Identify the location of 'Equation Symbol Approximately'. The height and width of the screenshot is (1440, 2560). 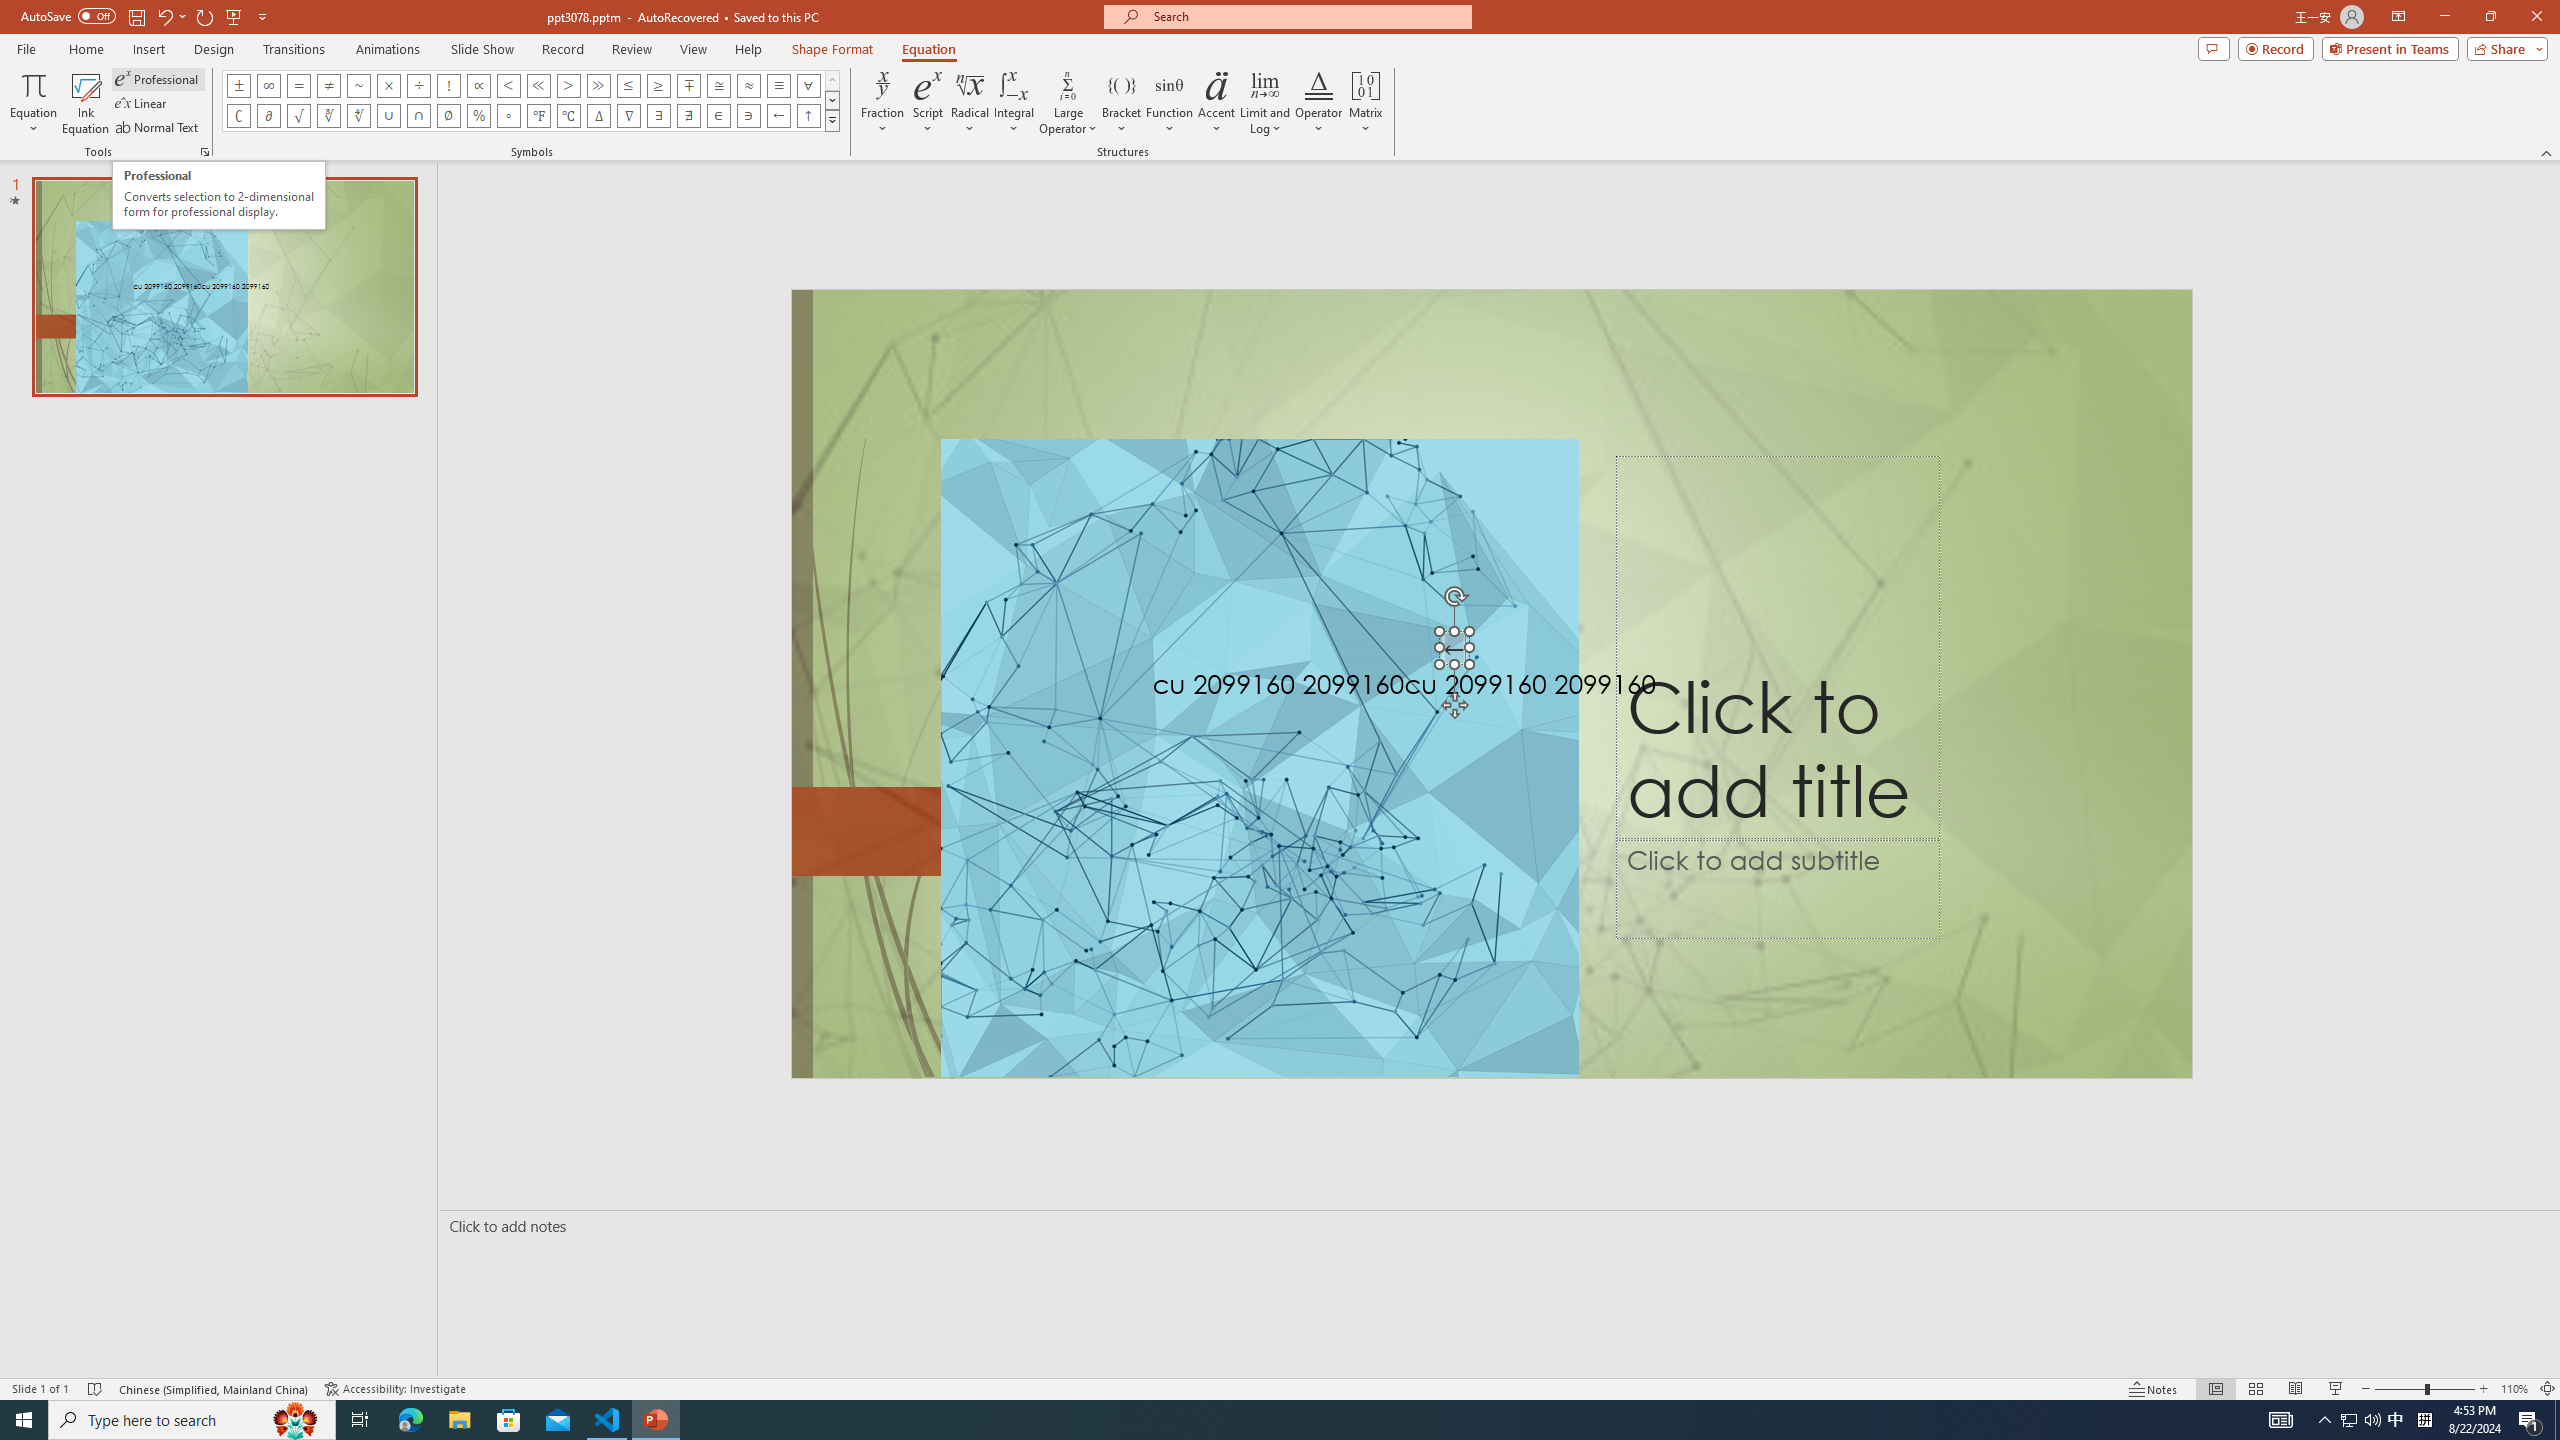
(358, 84).